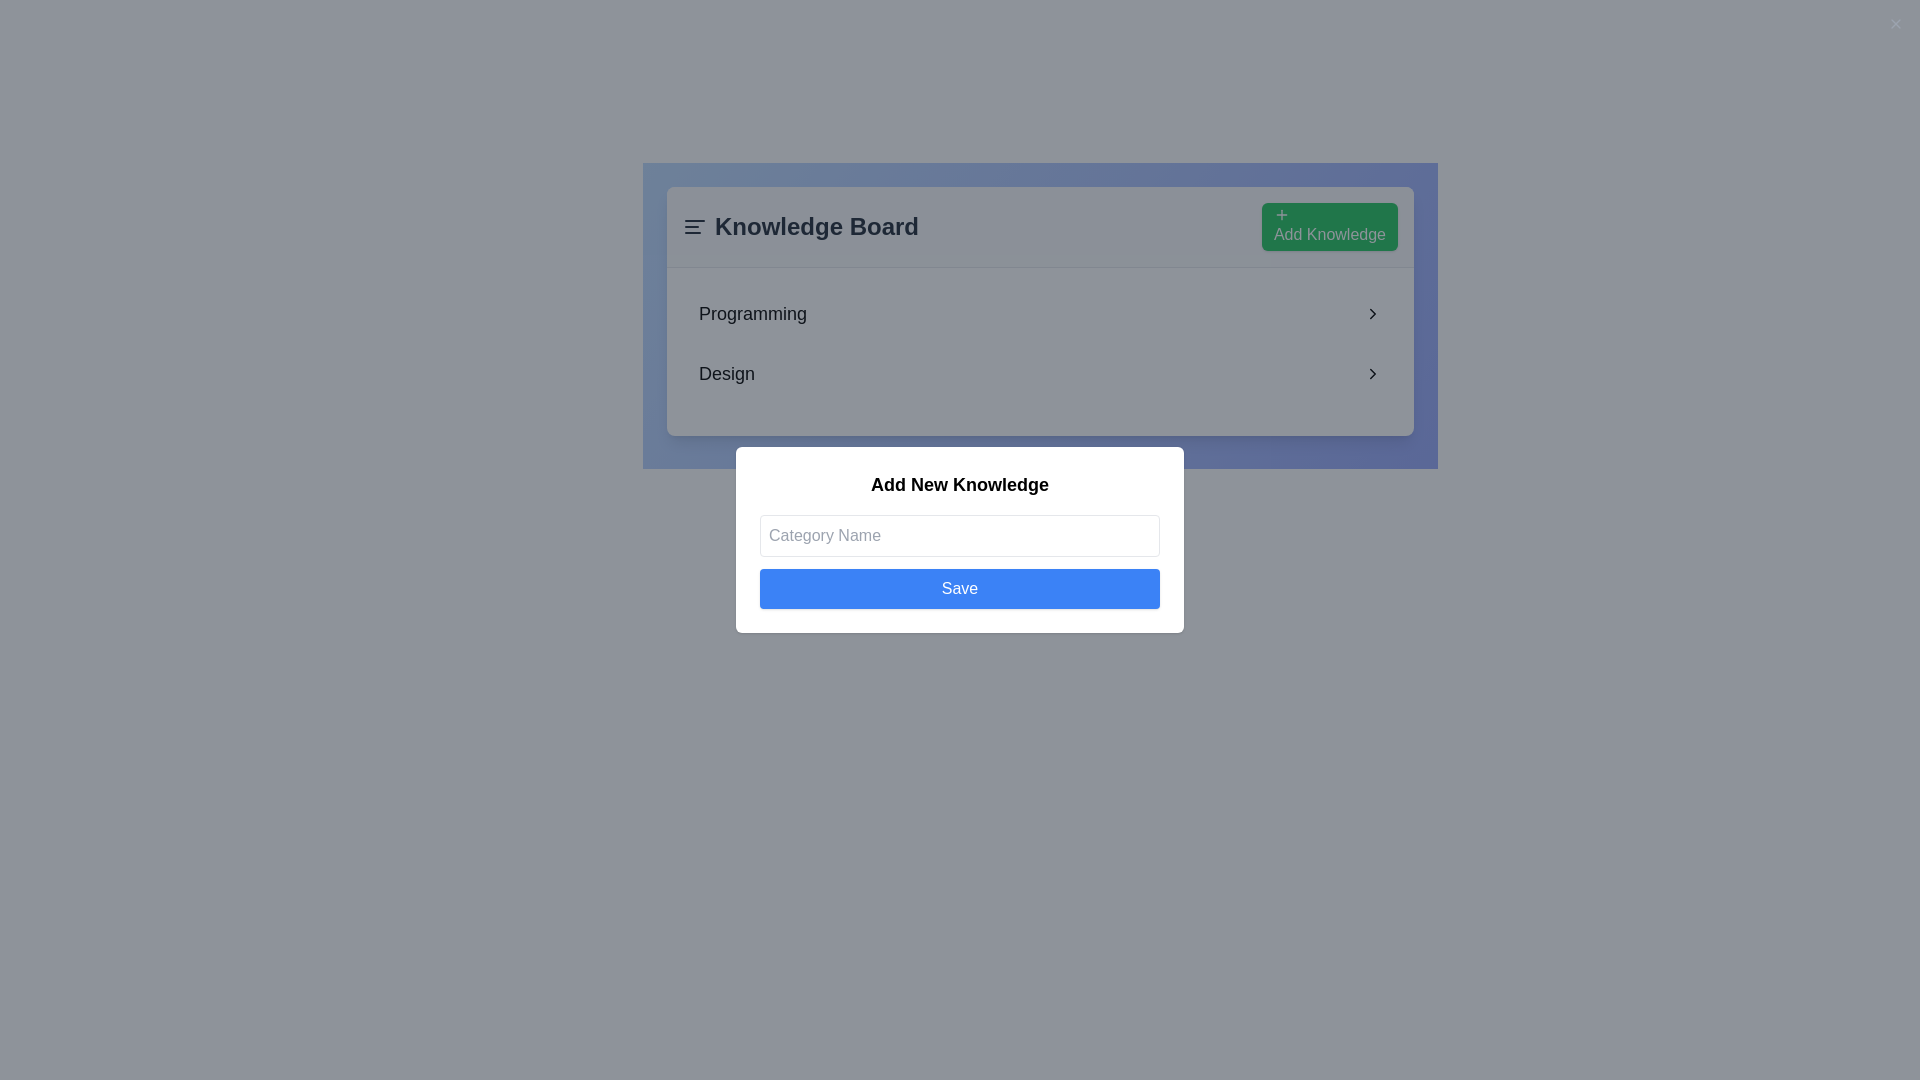 The height and width of the screenshot is (1080, 1920). What do you see at coordinates (1371, 313) in the screenshot?
I see `the rightward chevron icon with a black outline located at the right edge of the 'Programming' section` at bounding box center [1371, 313].